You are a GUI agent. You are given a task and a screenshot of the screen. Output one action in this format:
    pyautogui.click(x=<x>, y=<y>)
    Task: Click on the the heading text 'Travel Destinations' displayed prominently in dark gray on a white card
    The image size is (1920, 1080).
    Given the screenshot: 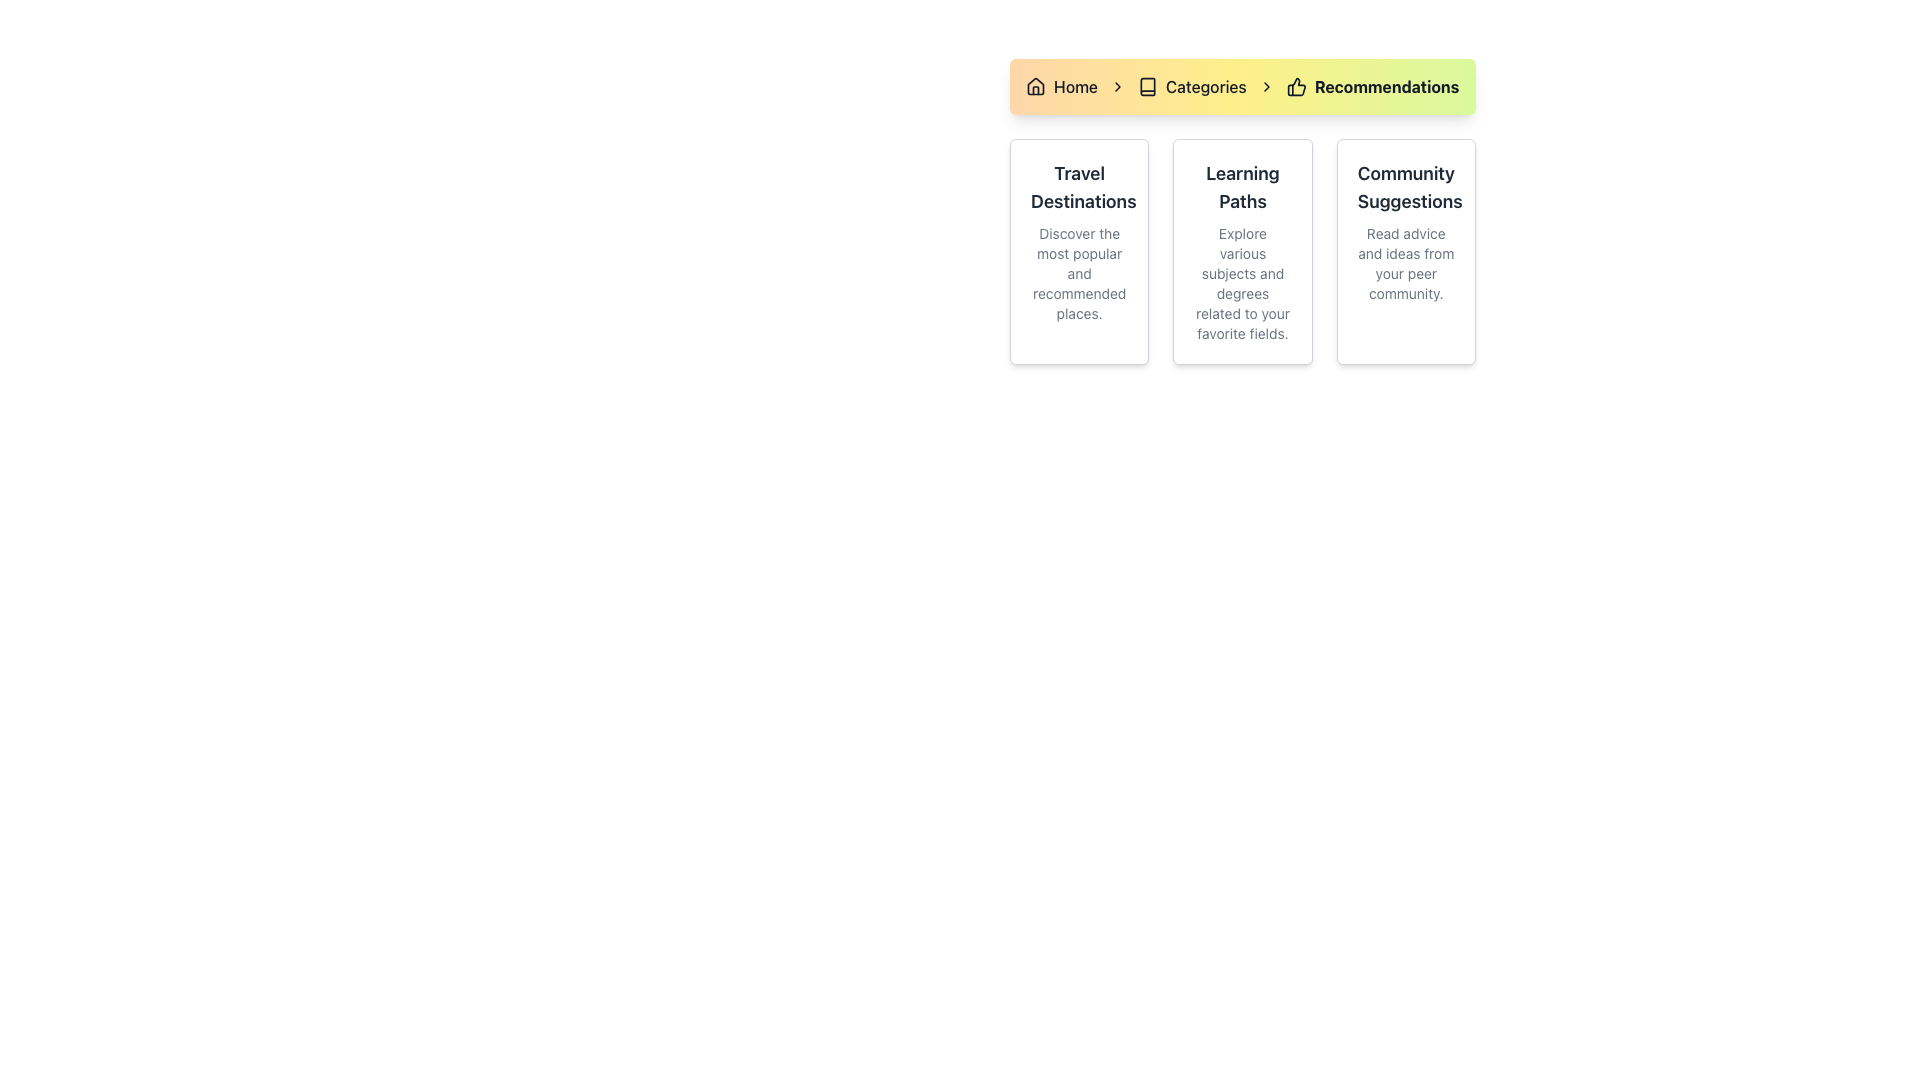 What is the action you would take?
    pyautogui.click(x=1078, y=188)
    